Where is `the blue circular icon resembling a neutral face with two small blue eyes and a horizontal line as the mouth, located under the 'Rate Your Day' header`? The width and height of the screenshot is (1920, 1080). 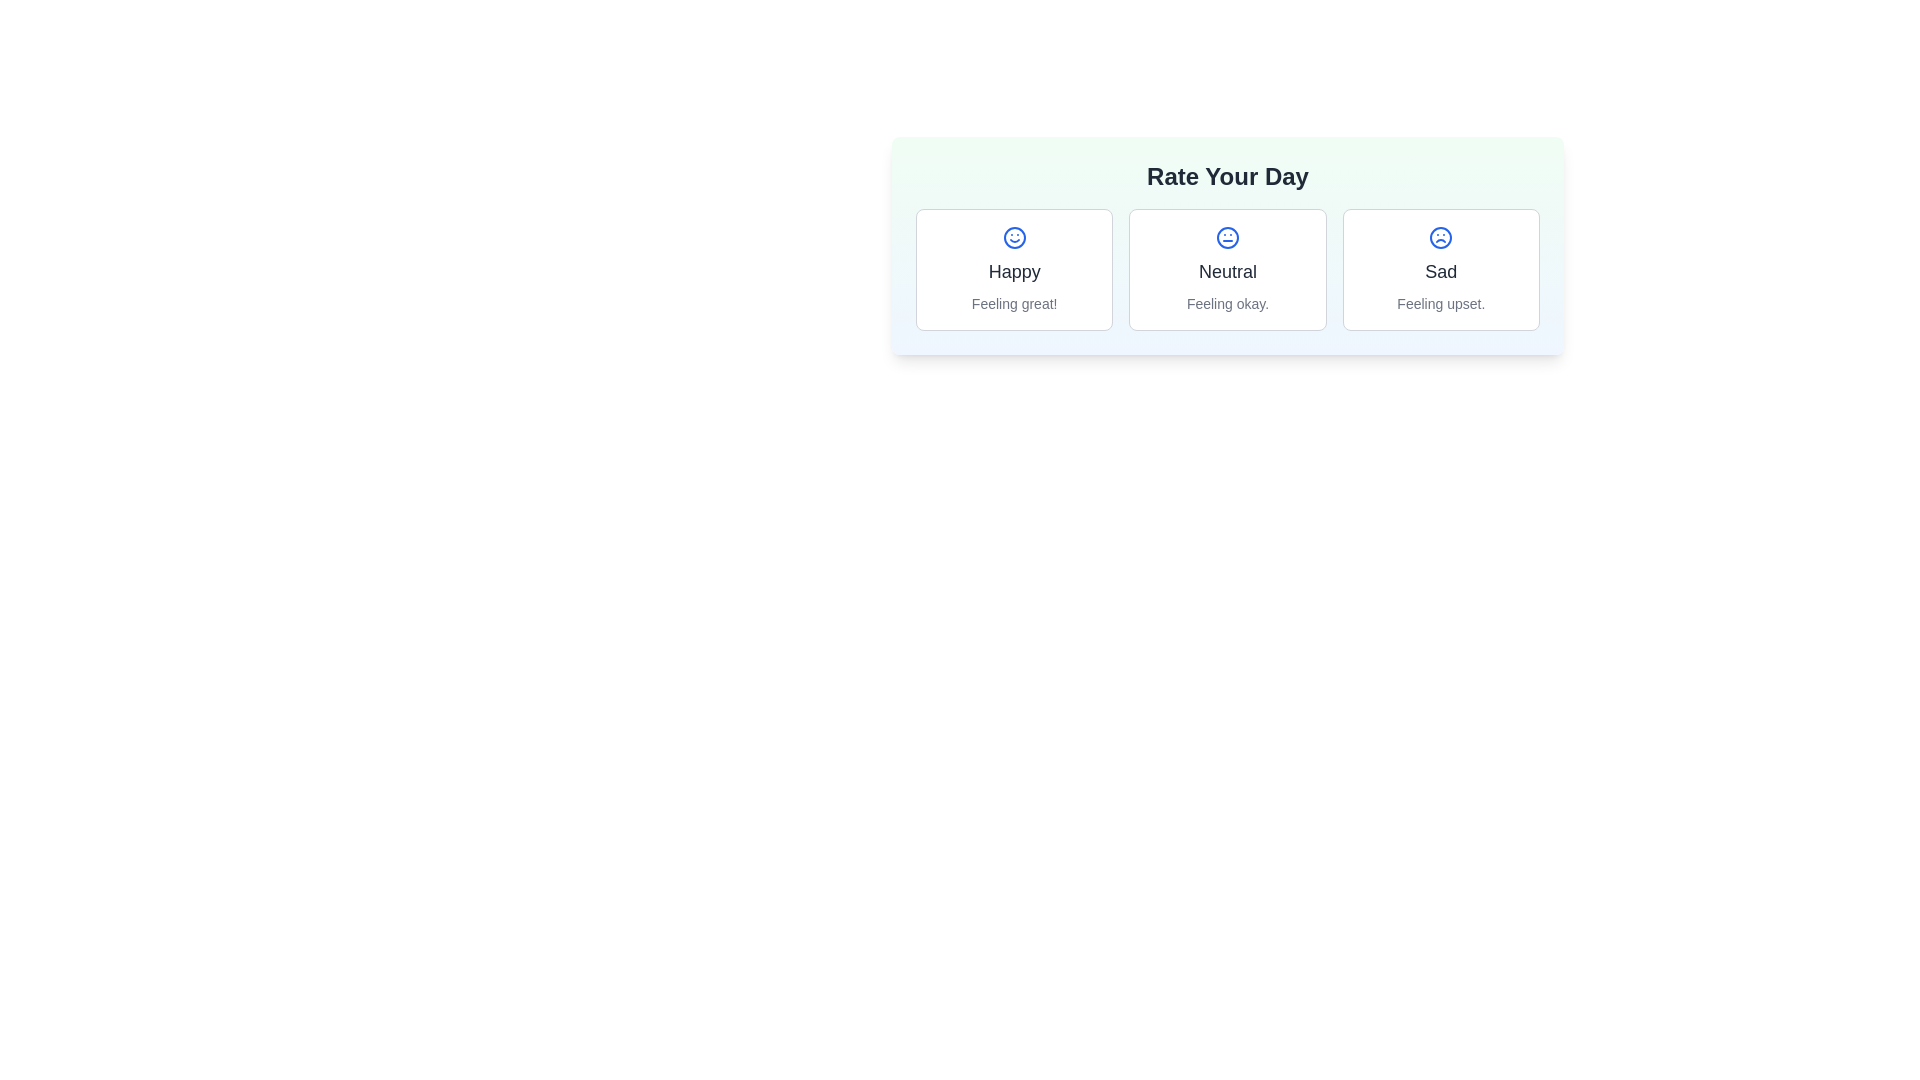 the blue circular icon resembling a neutral face with two small blue eyes and a horizontal line as the mouth, located under the 'Rate Your Day' header is located at coordinates (1227, 237).